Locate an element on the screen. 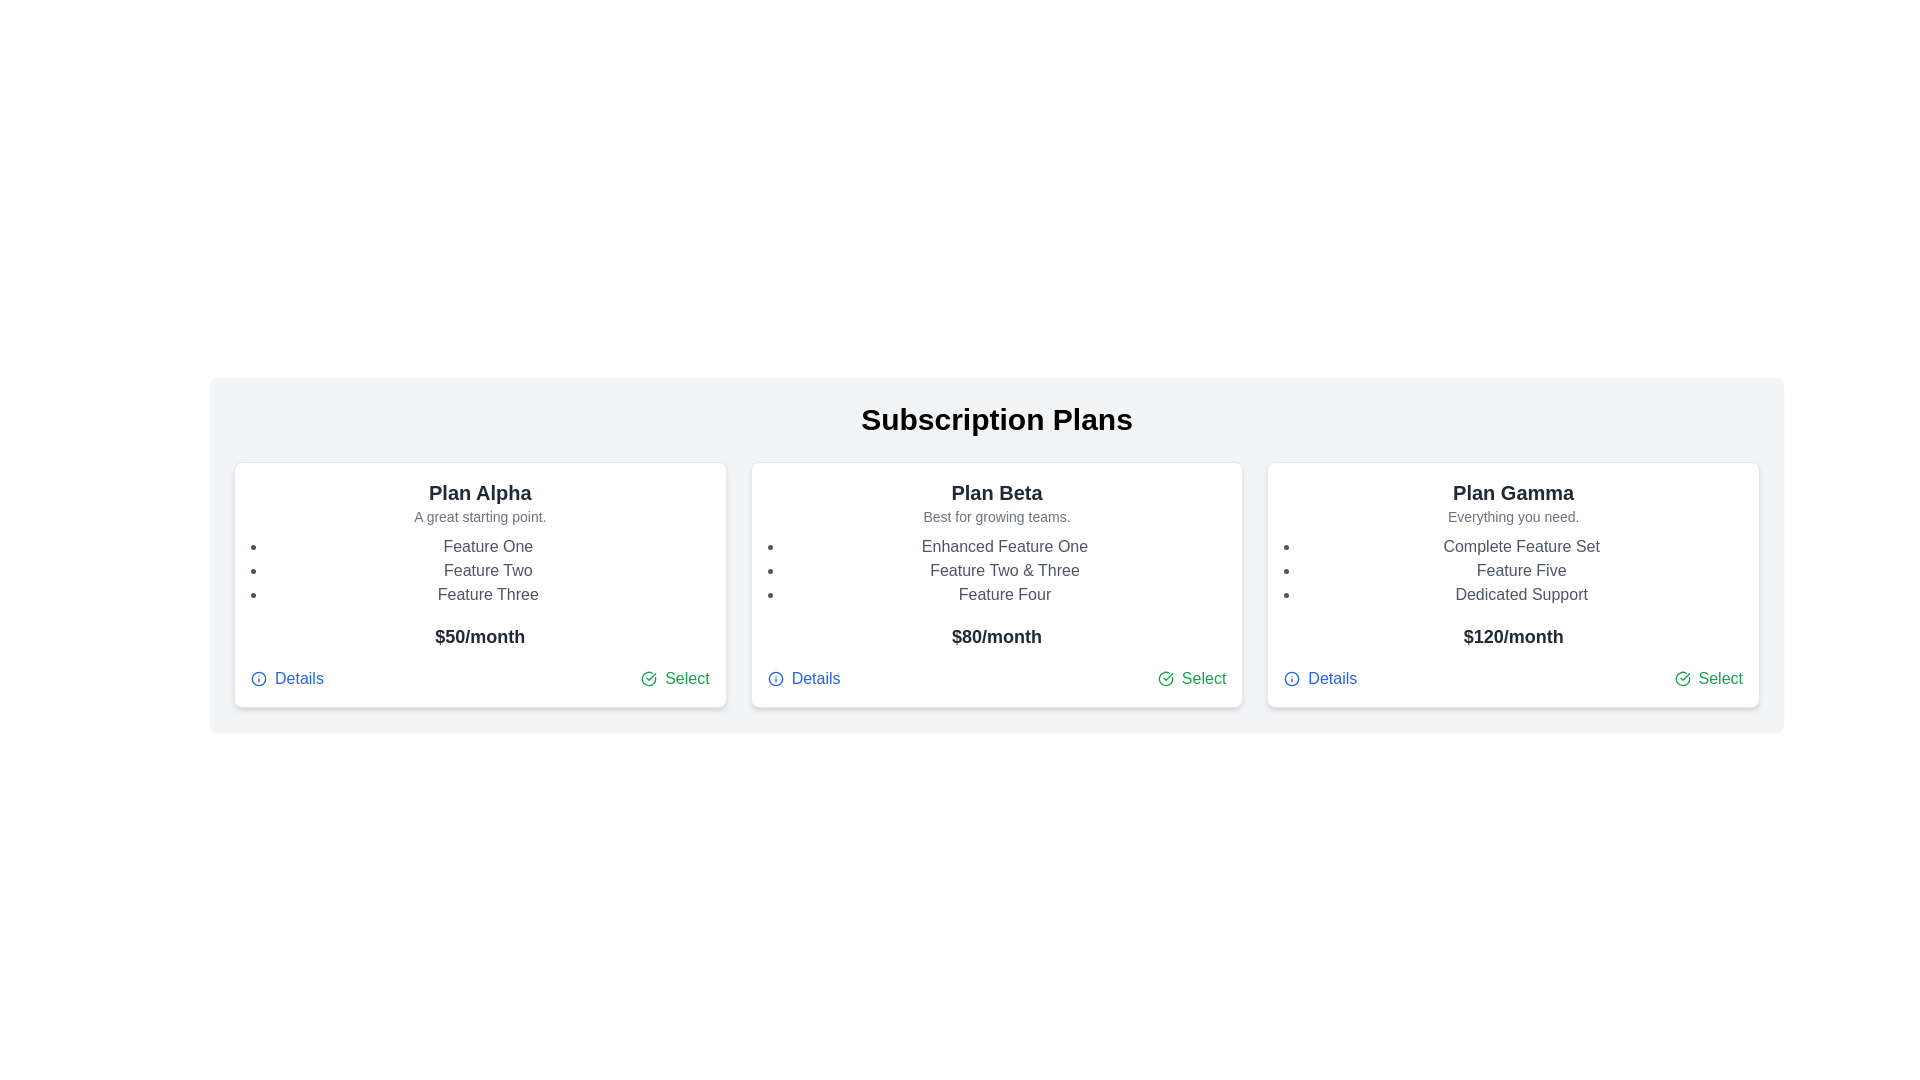  the label element below the 'Plan Beta' heading in the subscription plan card, which is styled with a smaller font size and subdued gray tone is located at coordinates (997, 515).